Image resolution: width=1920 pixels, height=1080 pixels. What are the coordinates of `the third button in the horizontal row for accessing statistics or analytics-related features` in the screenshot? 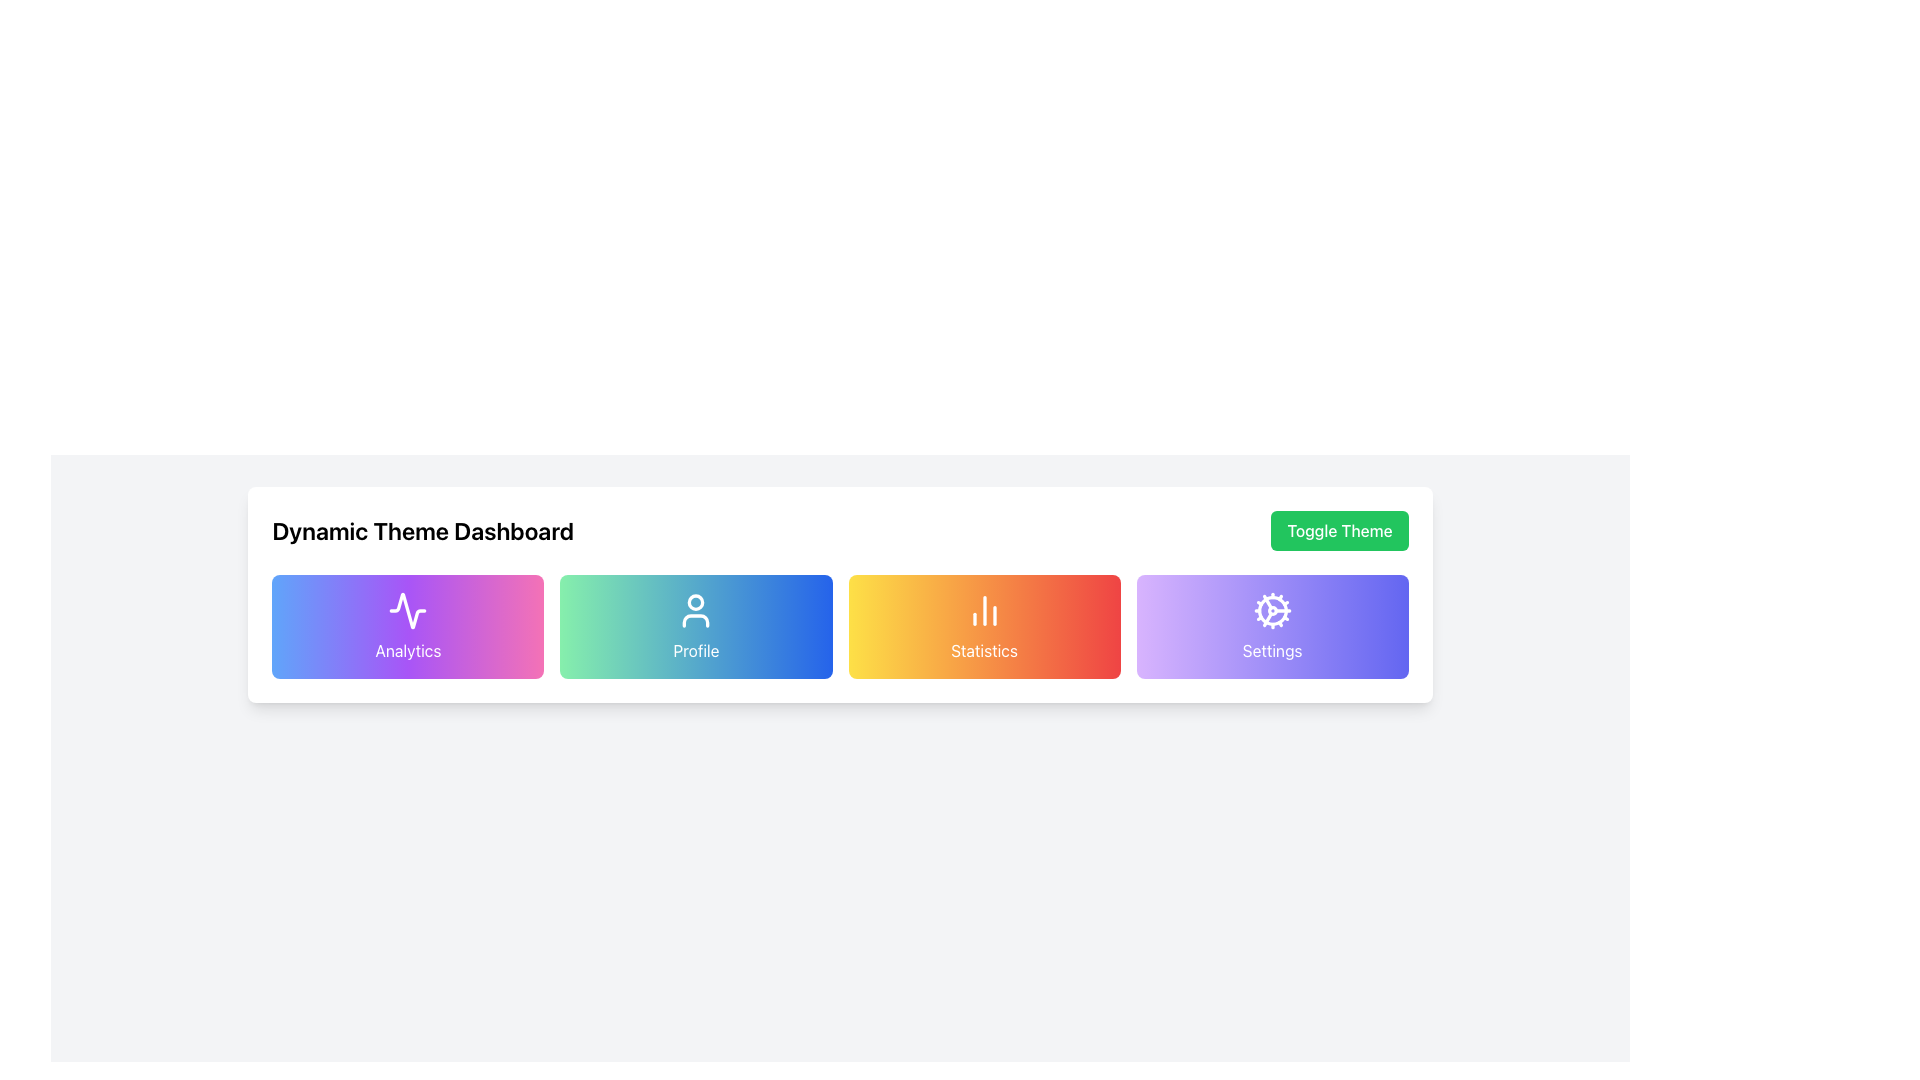 It's located at (984, 626).